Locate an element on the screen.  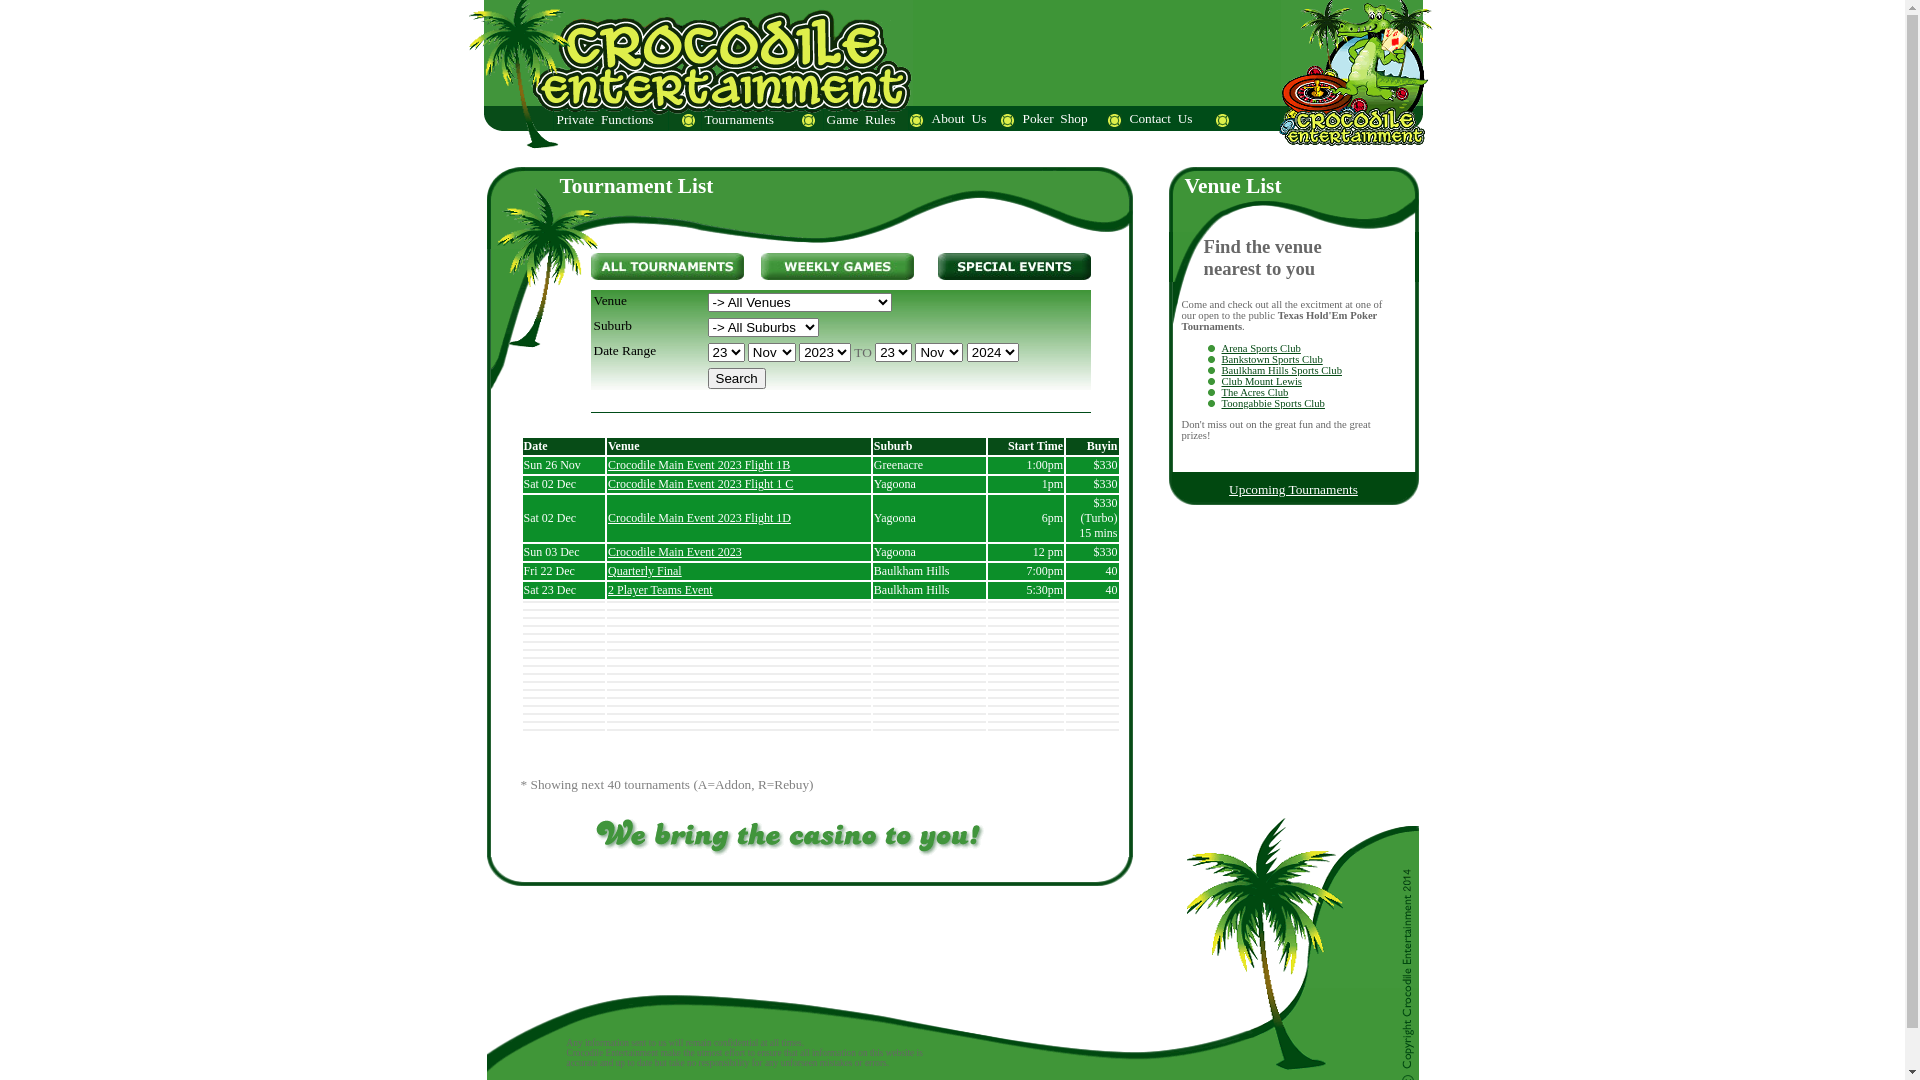
'Private_Functions' is located at coordinates (608, 119).